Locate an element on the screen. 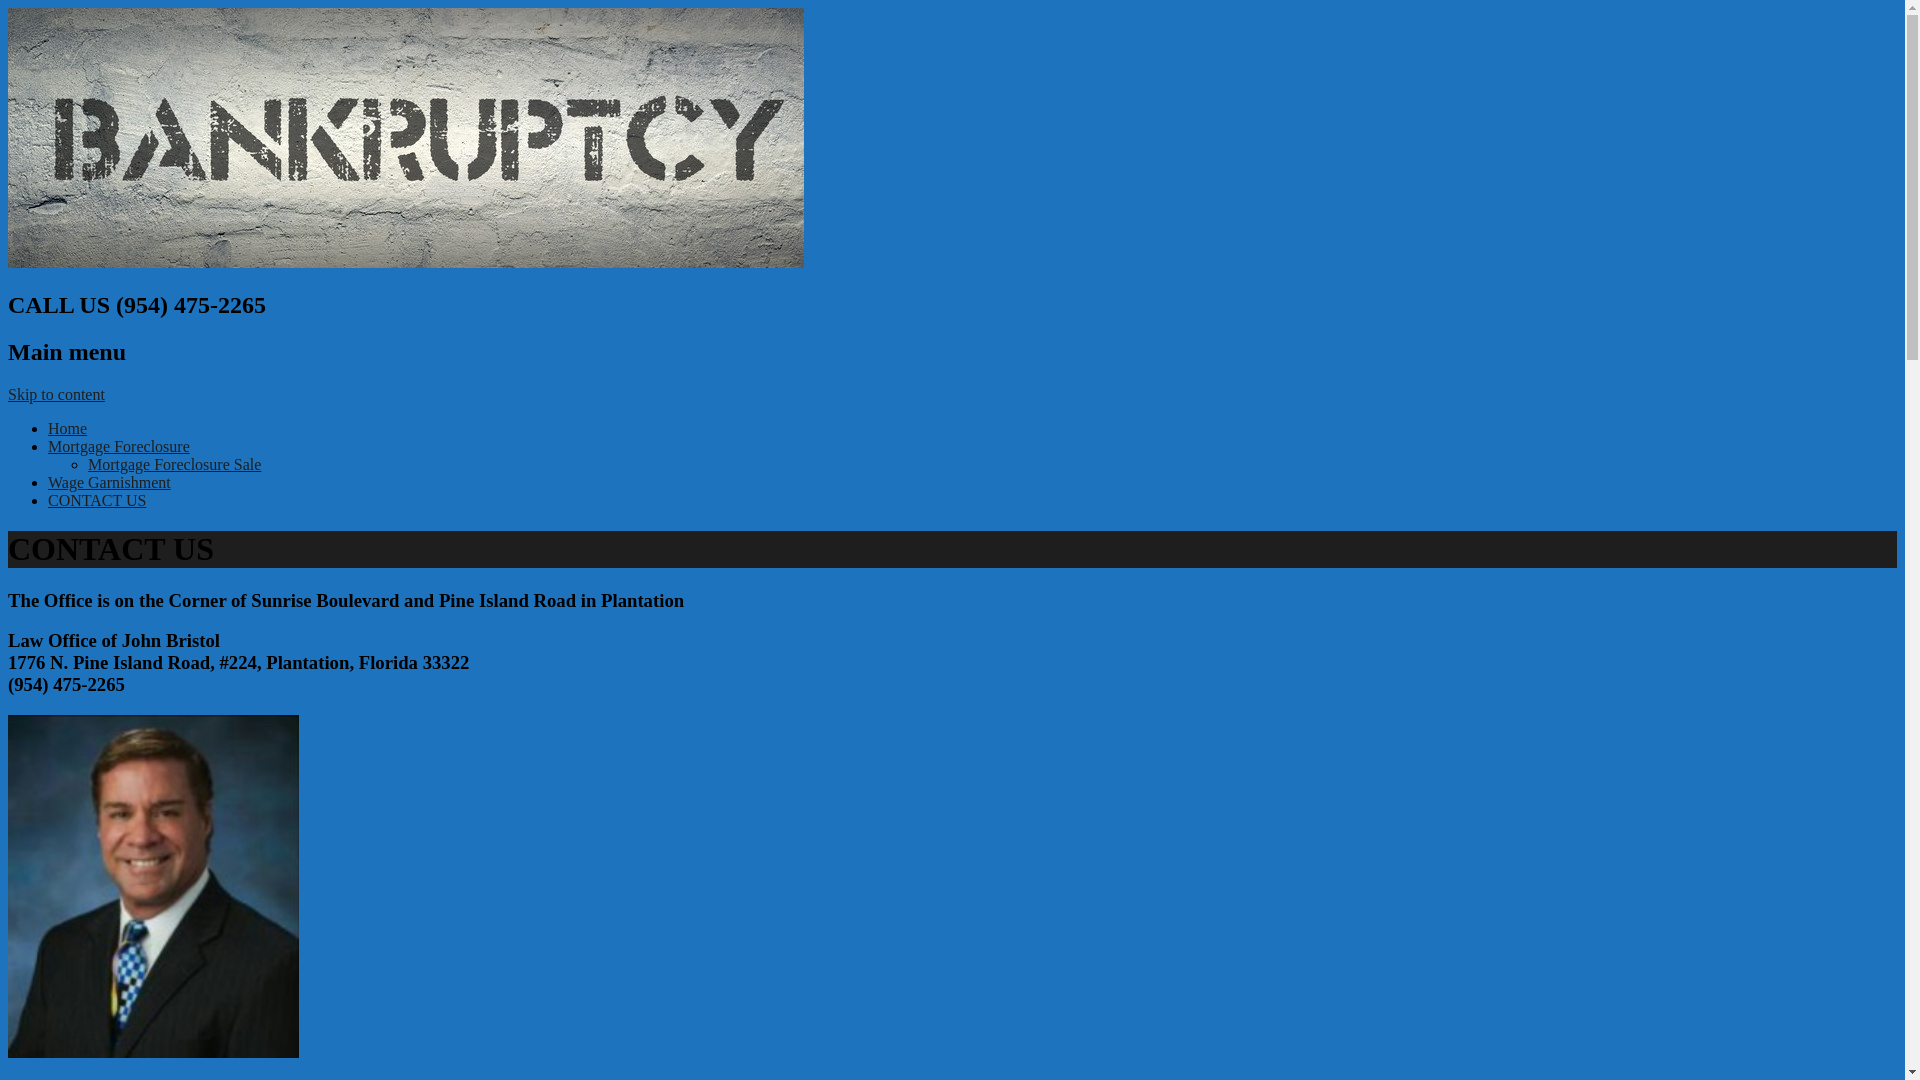 The height and width of the screenshot is (1080, 1920). 'Skip to content' is located at coordinates (56, 394).